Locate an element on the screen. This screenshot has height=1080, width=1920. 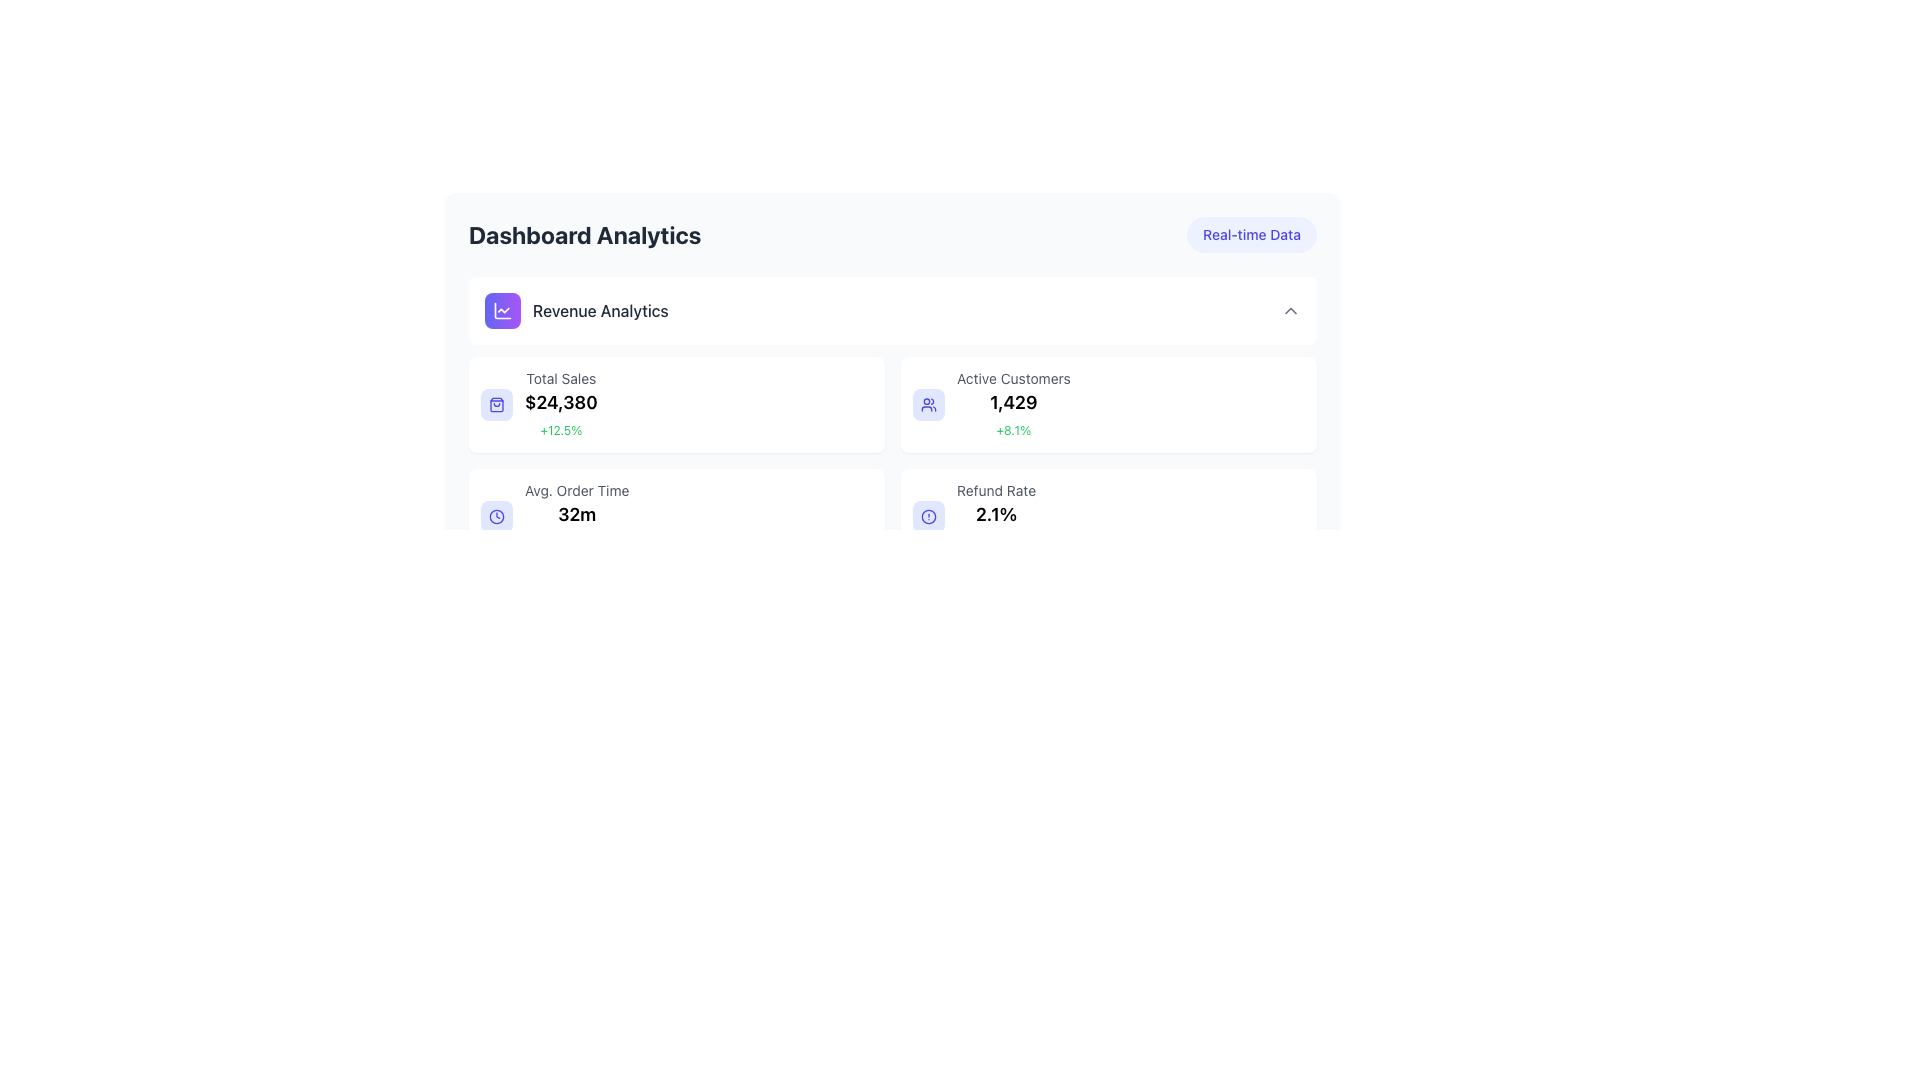
the shopping bag icon located in the 'Total Sales' section of the dashboard using accessibility tools is located at coordinates (497, 405).